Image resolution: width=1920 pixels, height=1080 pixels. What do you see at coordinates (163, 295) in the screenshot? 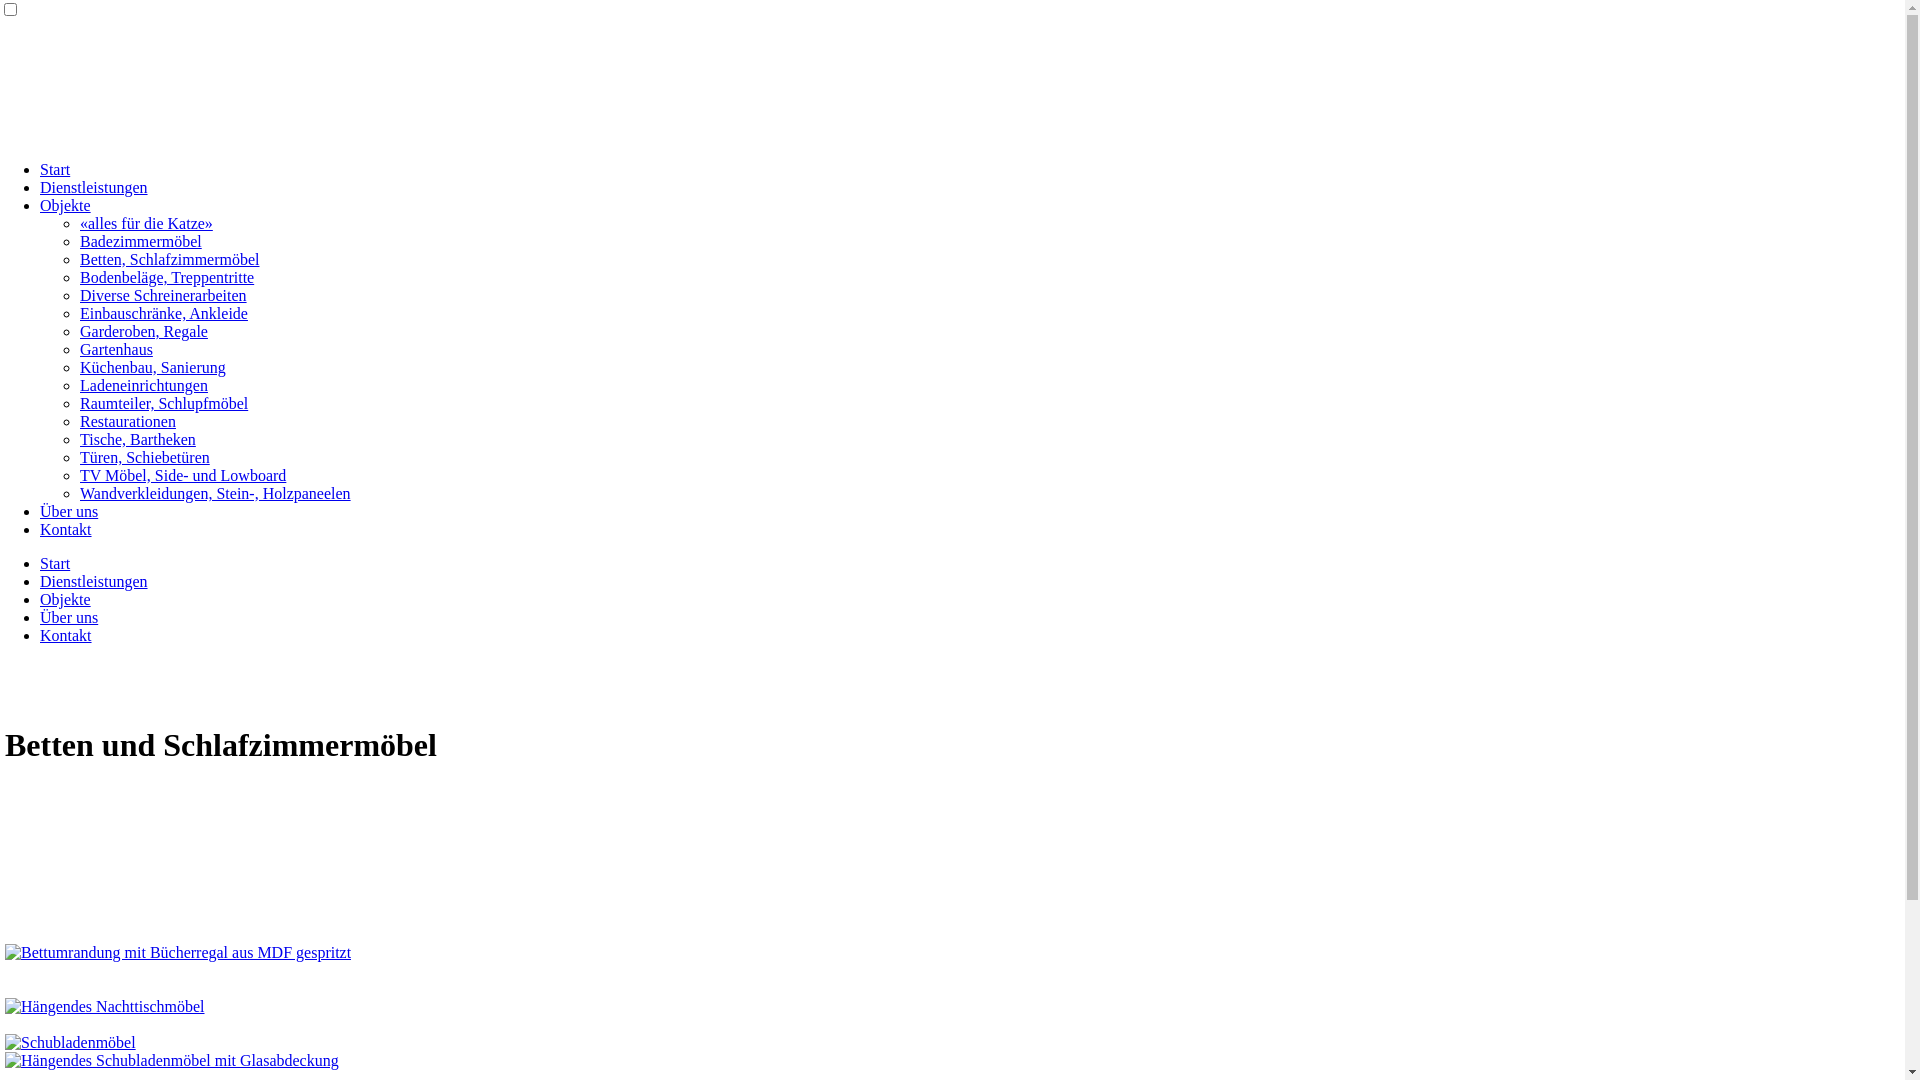
I see `'Diverse Schreinerarbeiten'` at bounding box center [163, 295].